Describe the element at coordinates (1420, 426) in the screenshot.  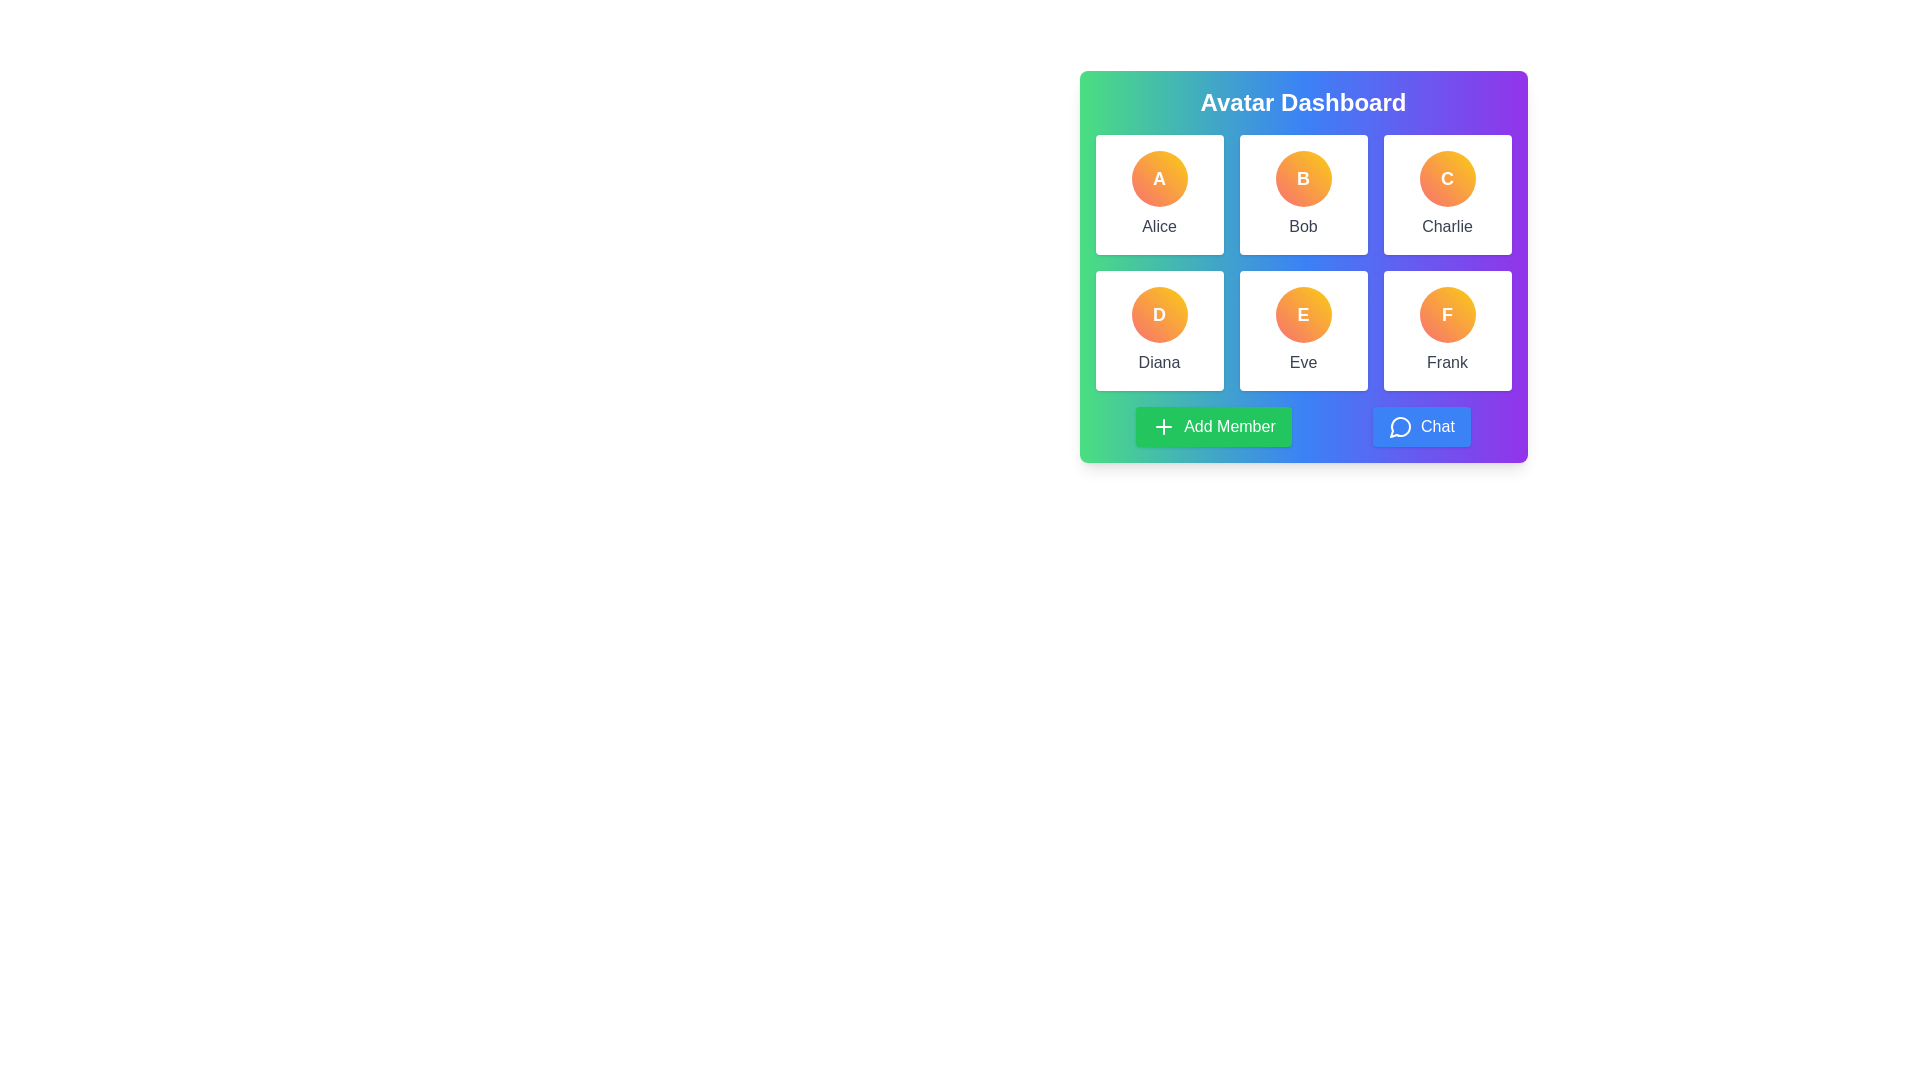
I see `the blue 'Chat' button with rounded corners that contains white text and a speech bubble icon, located to the right of the 'Add Member' button in the dashboard interface` at that location.